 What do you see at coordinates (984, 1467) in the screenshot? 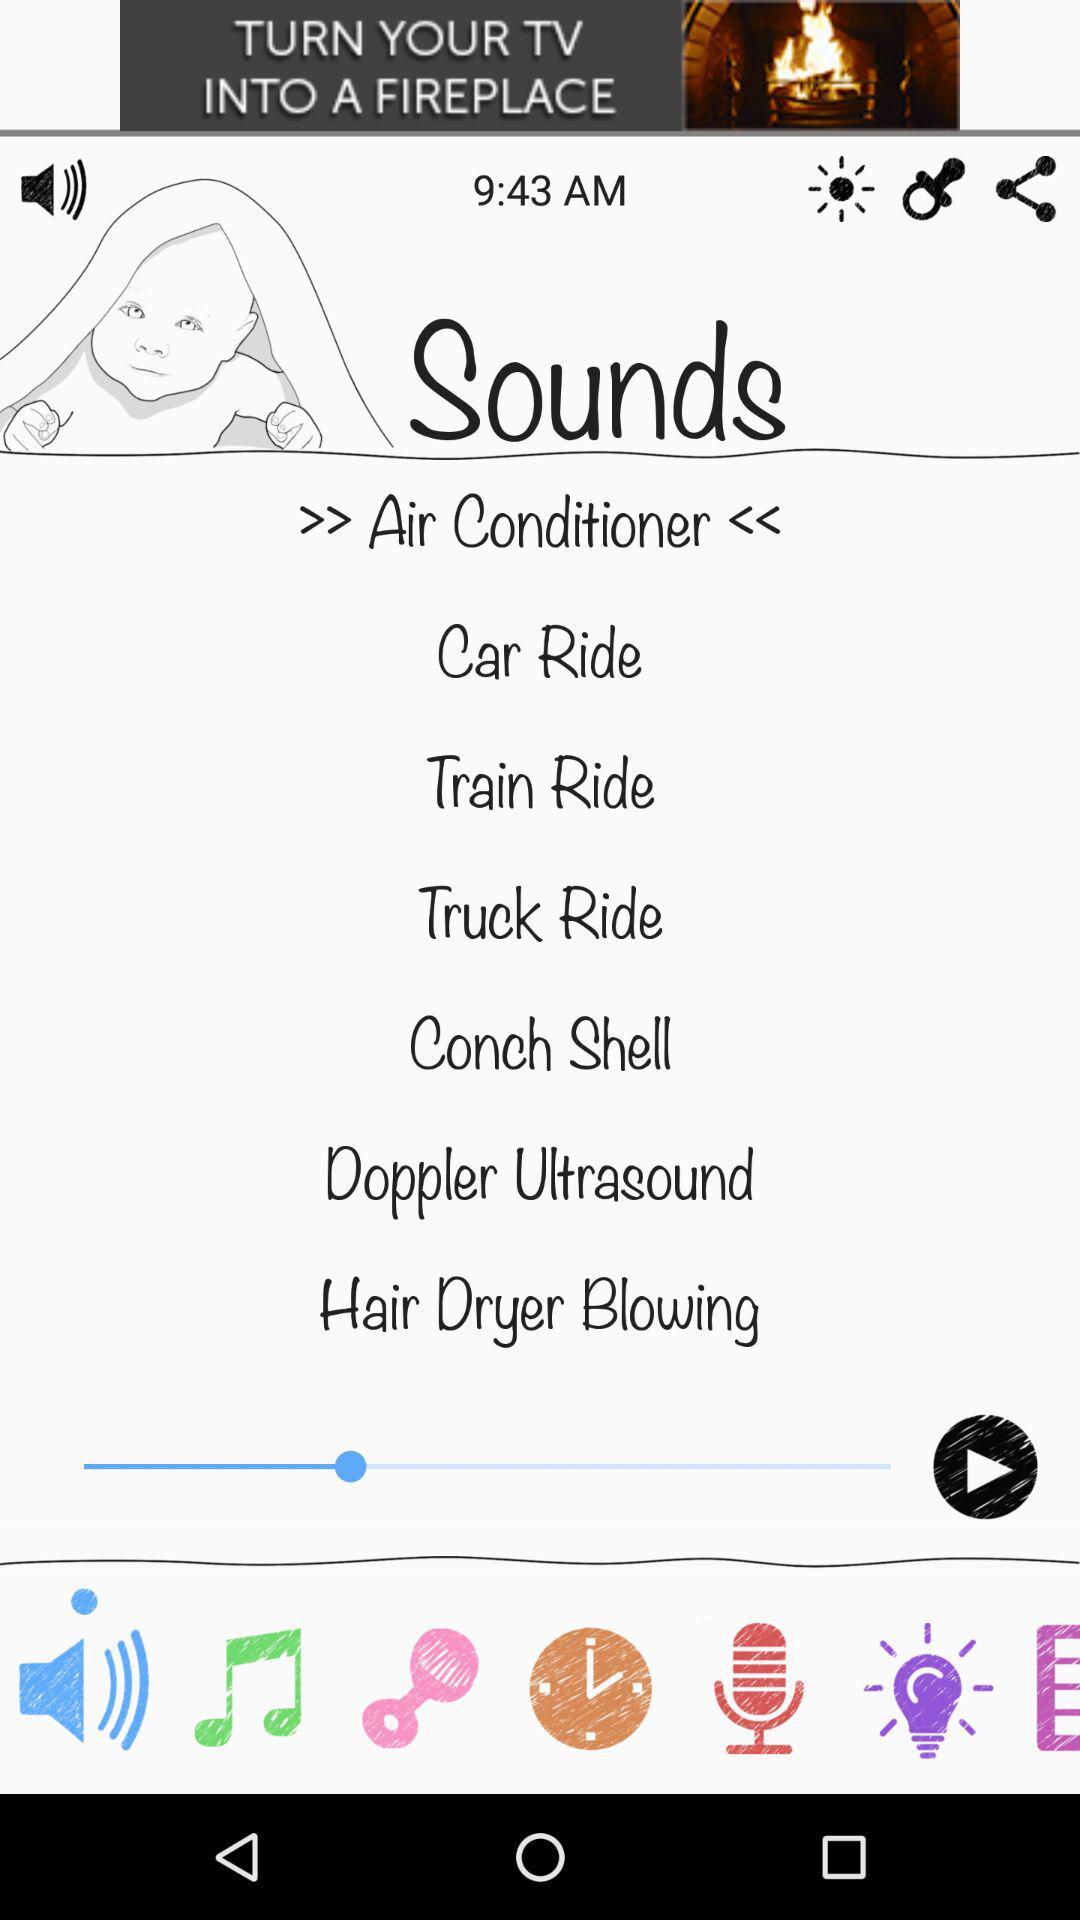
I see `the play icon` at bounding box center [984, 1467].